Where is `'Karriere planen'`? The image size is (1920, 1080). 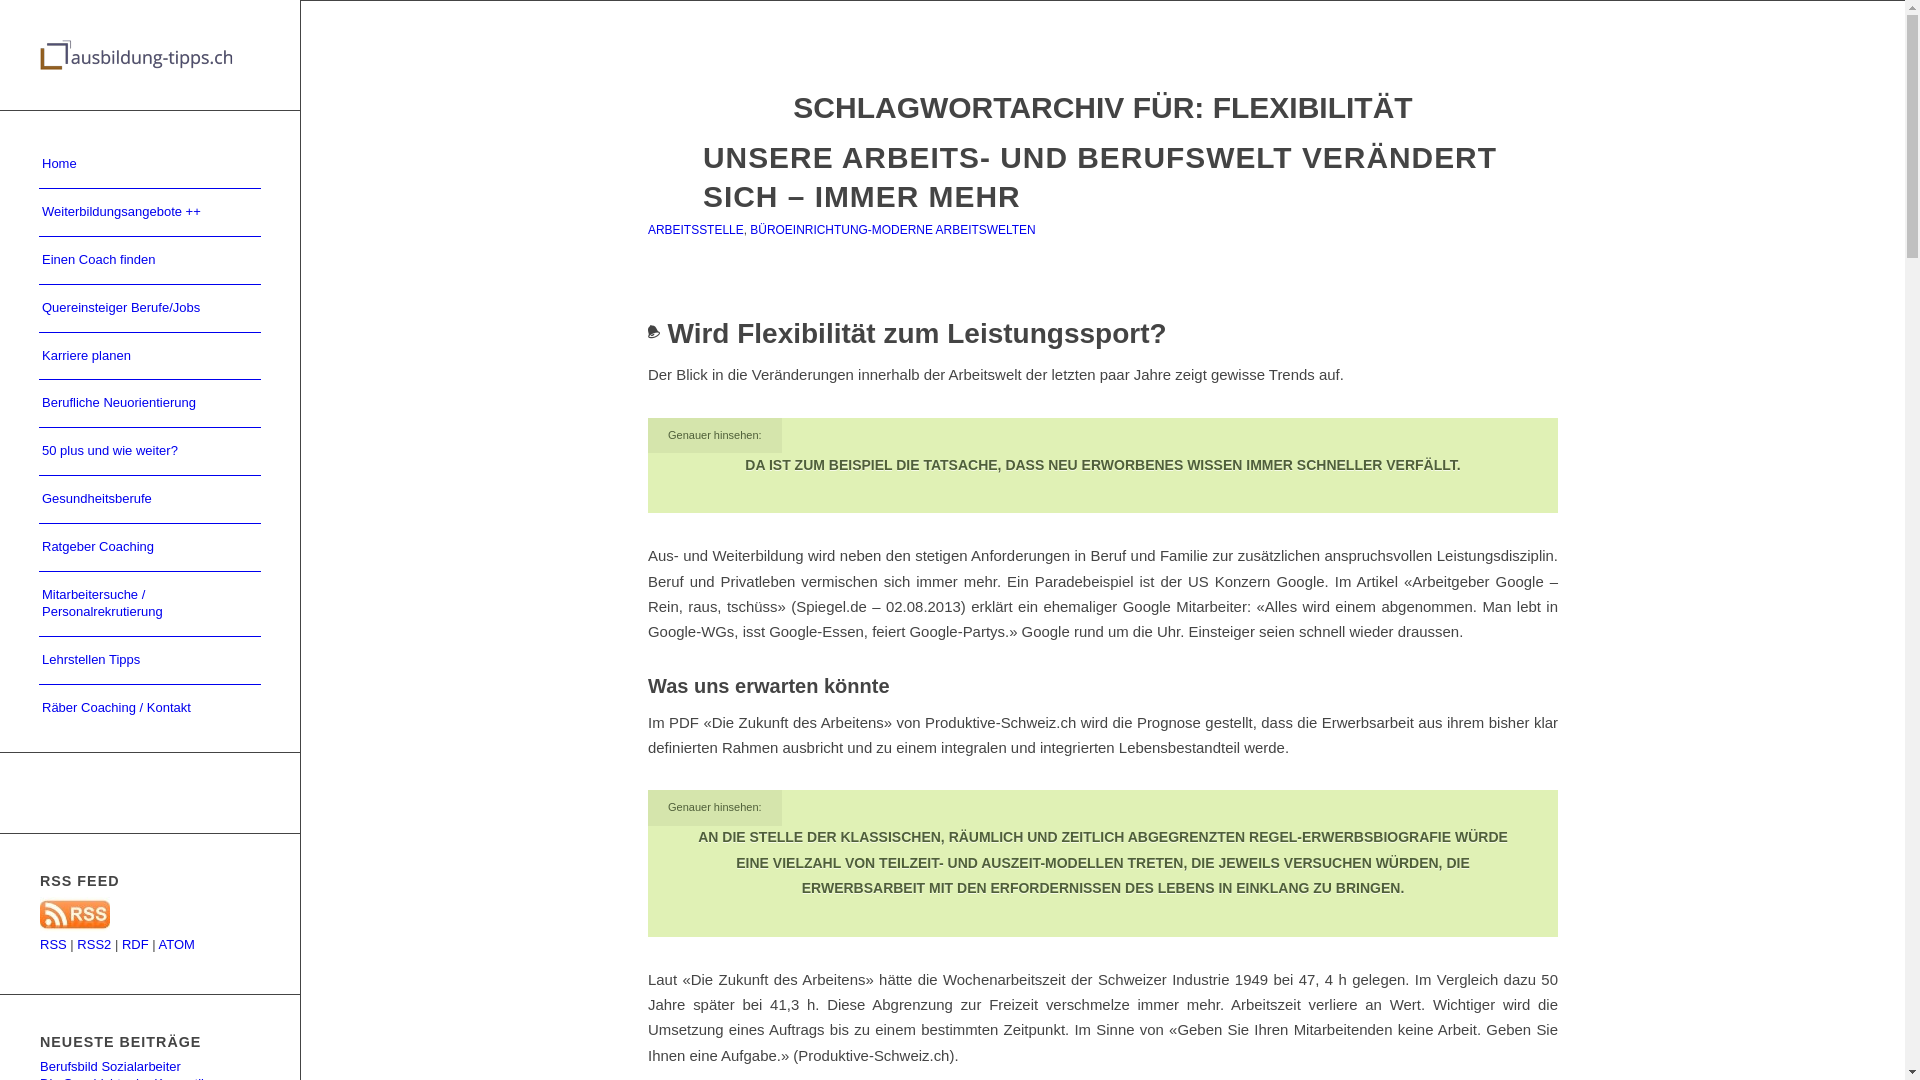
'Karriere planen' is located at coordinates (38, 356).